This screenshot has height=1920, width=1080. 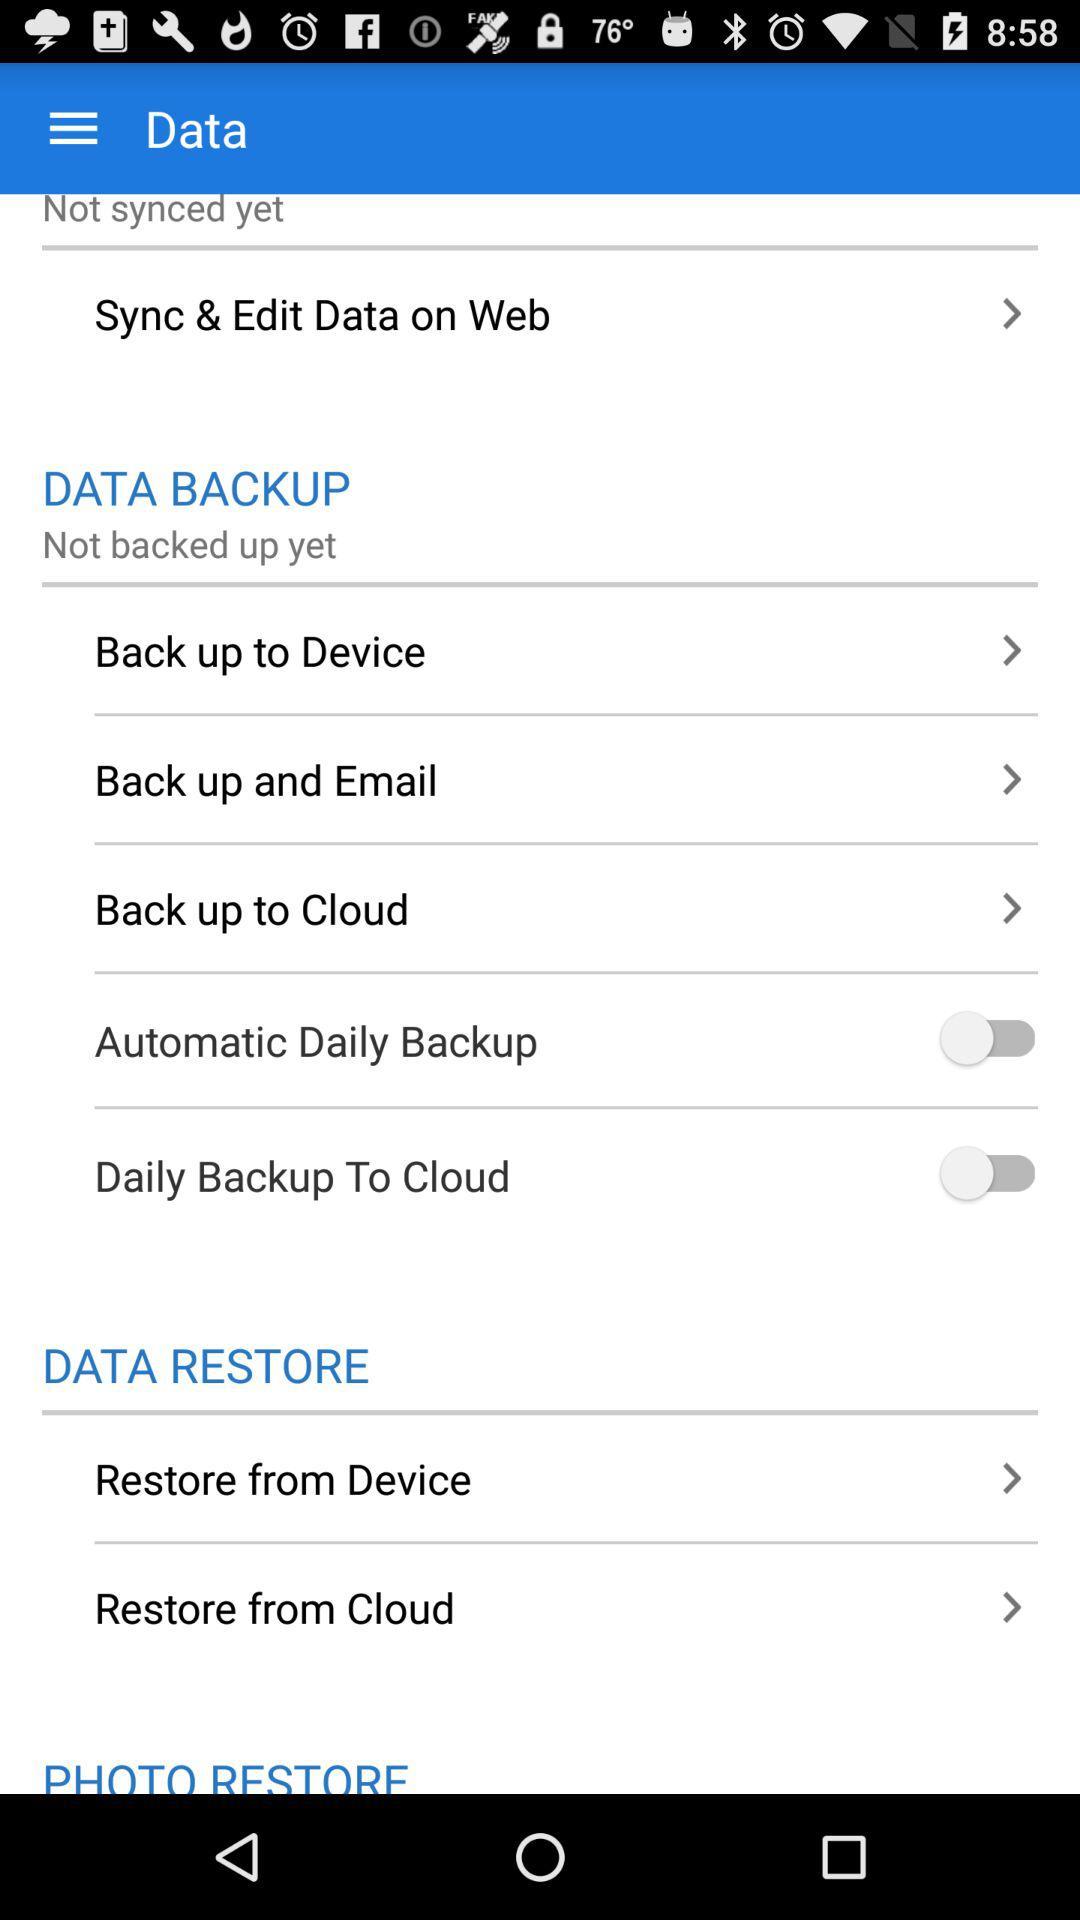 What do you see at coordinates (72, 127) in the screenshot?
I see `menu options` at bounding box center [72, 127].